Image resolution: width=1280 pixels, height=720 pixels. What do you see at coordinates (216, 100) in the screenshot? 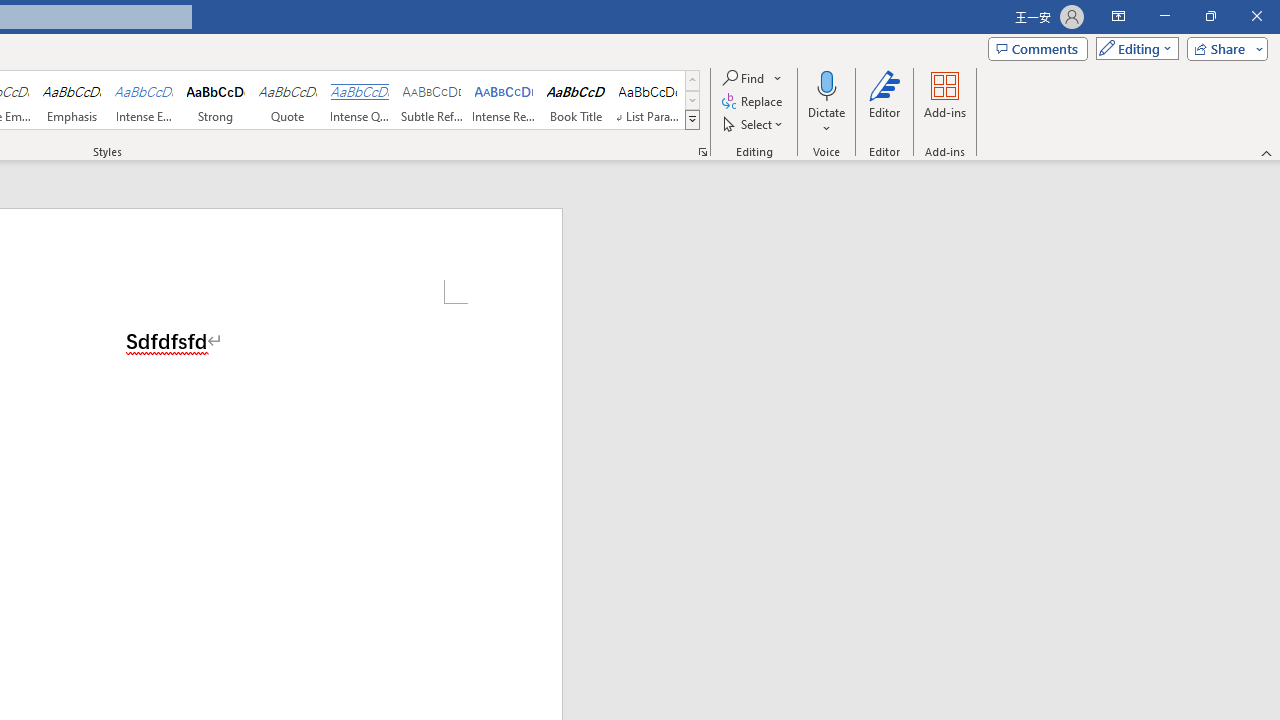
I see `'Strong'` at bounding box center [216, 100].